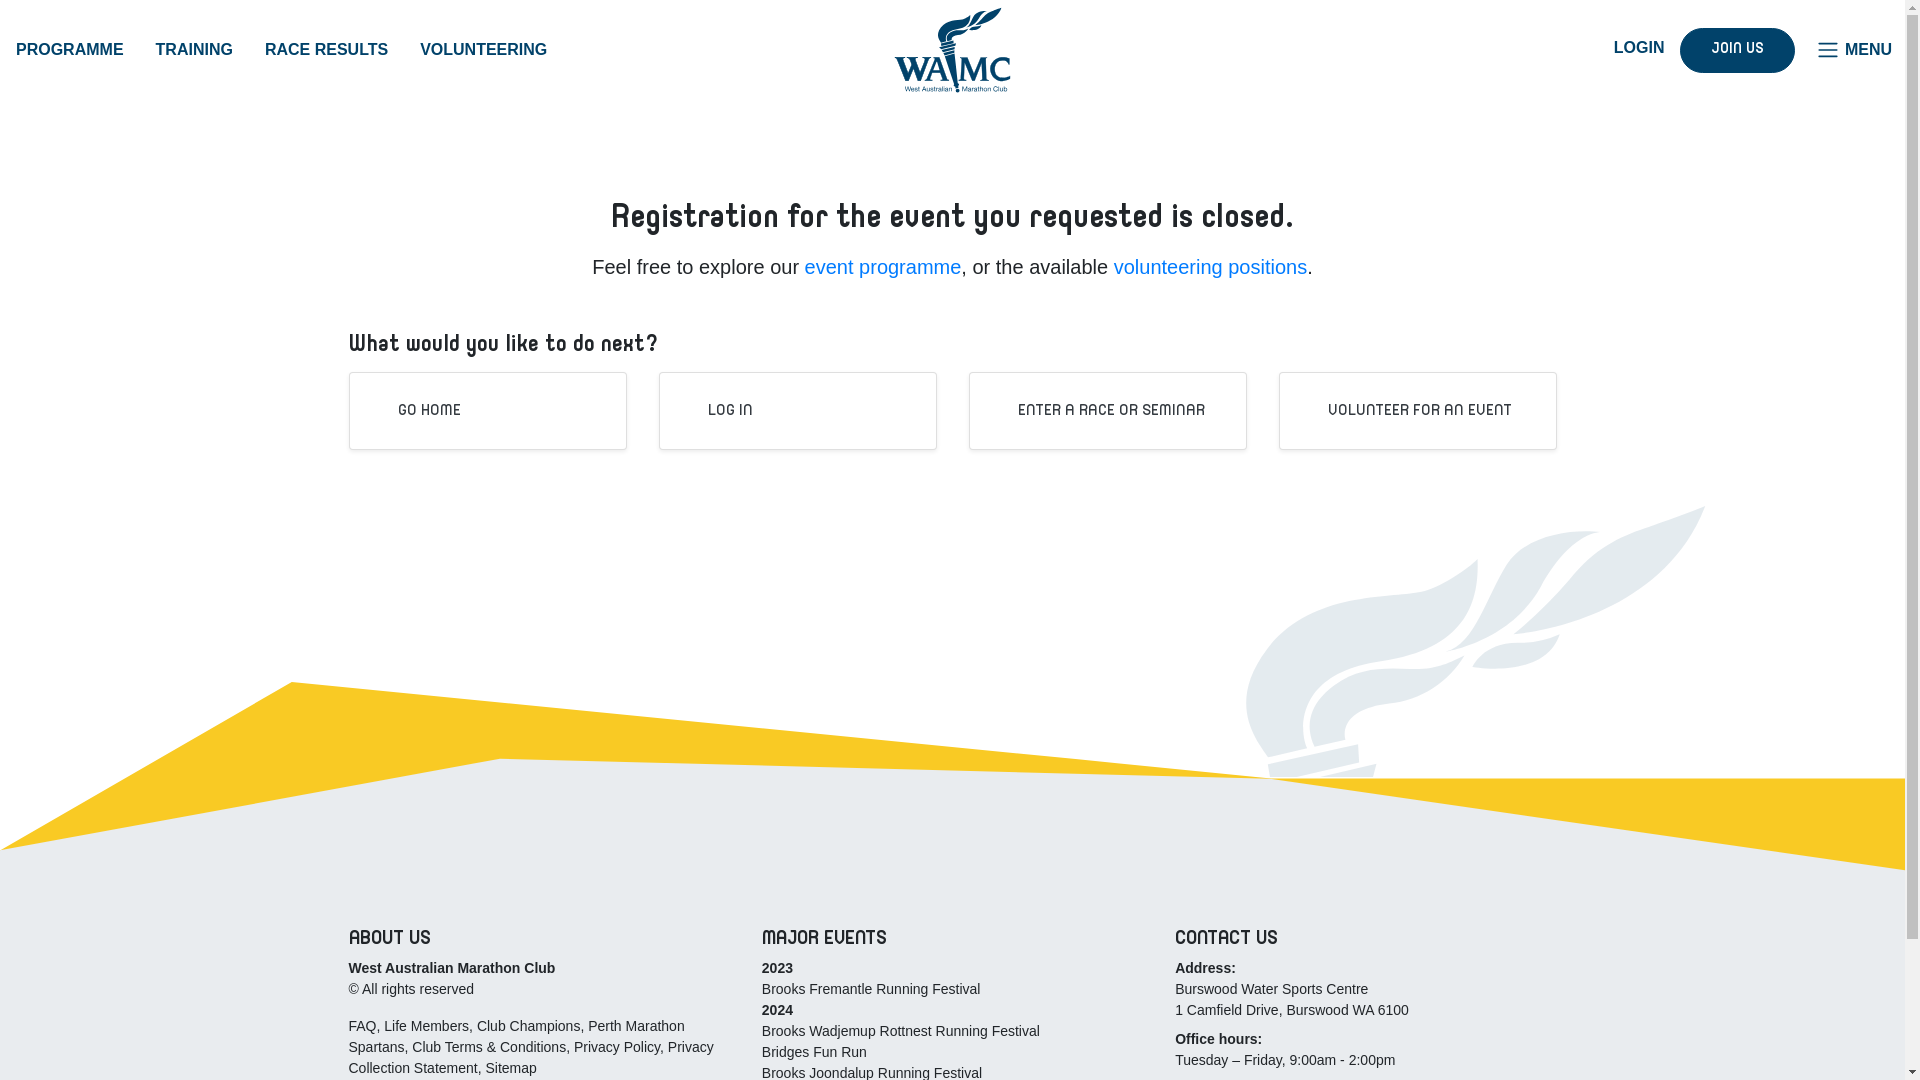  I want to click on 'Privacy Collection Statement', so click(530, 1056).